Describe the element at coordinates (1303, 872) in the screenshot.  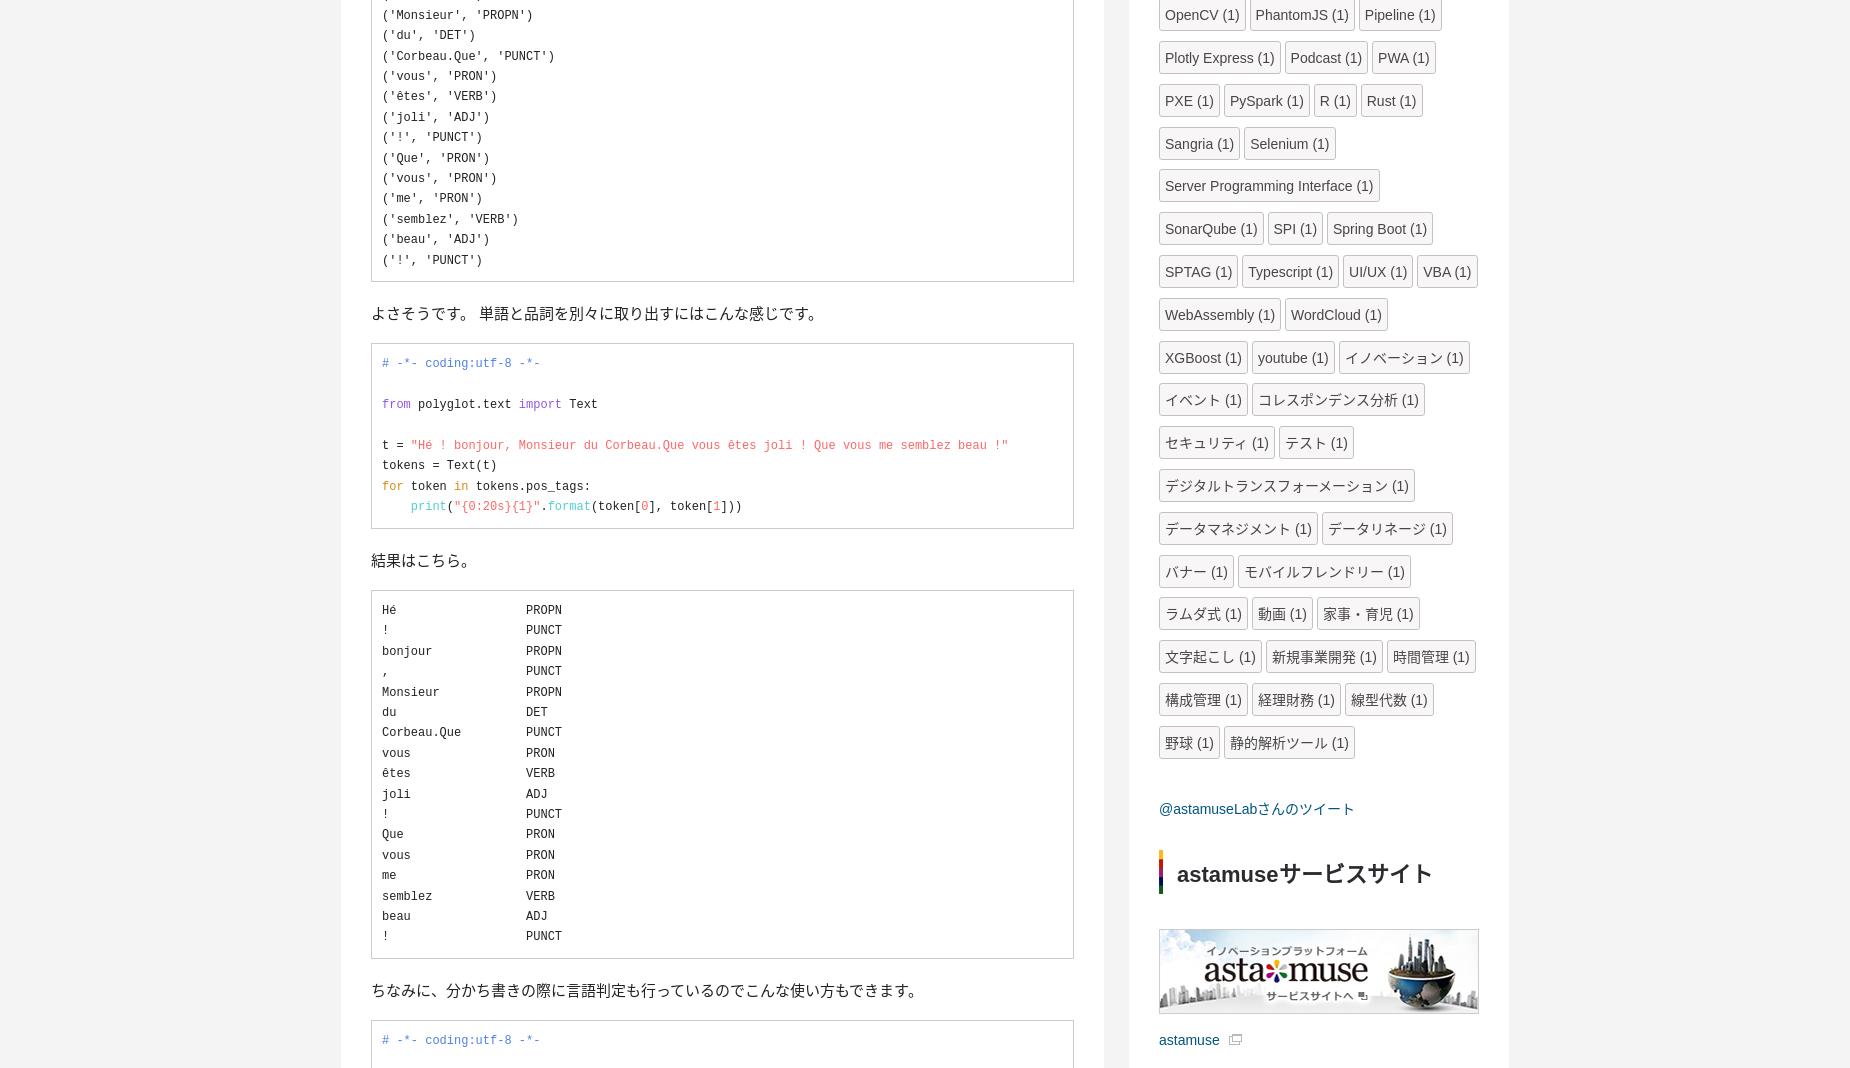
I see `'astamuseサービスサイト'` at that location.